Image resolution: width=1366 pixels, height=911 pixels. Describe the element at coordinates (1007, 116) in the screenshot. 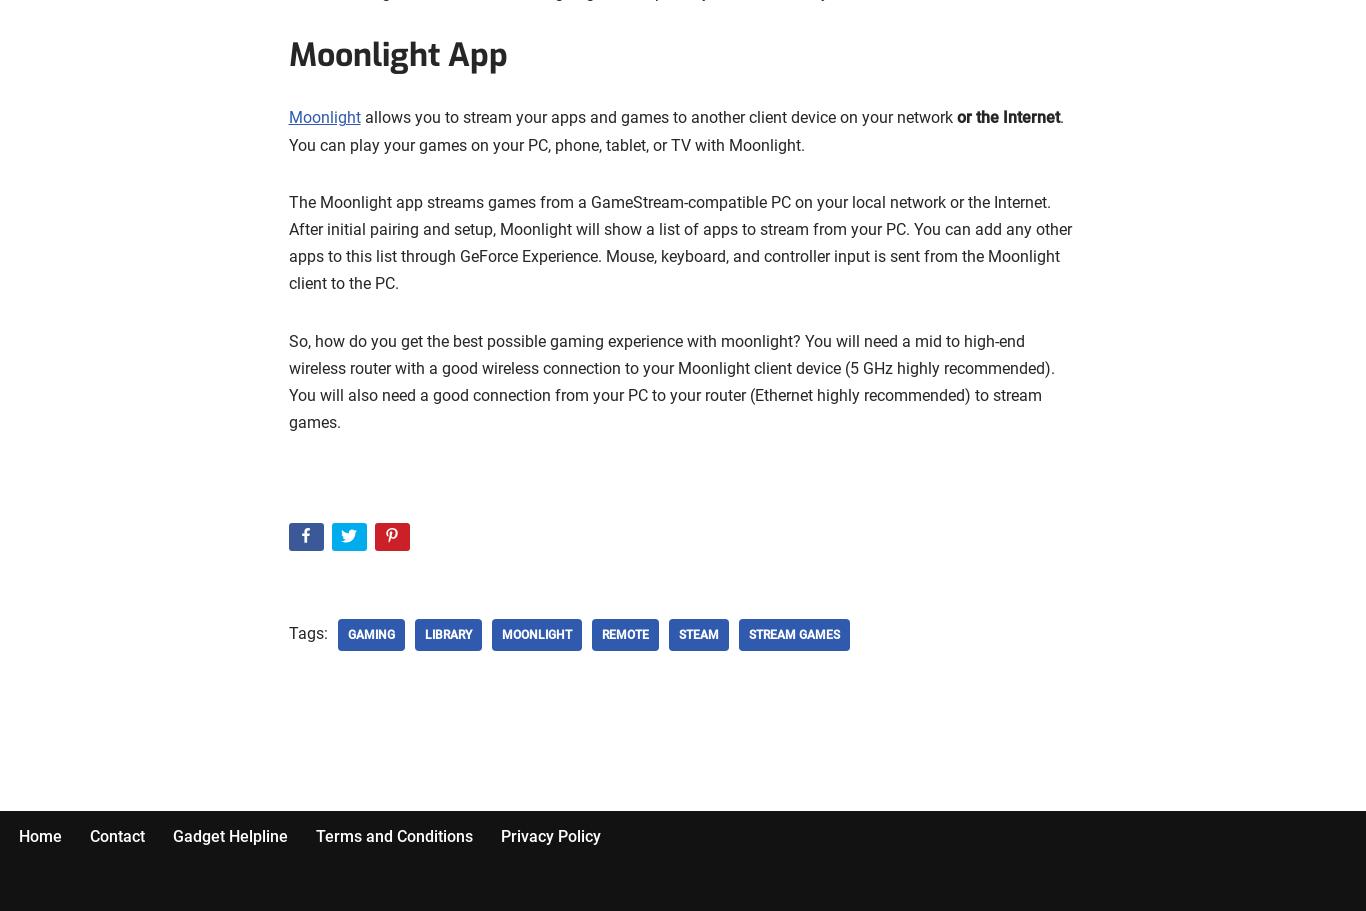

I see `'or the Internet'` at that location.